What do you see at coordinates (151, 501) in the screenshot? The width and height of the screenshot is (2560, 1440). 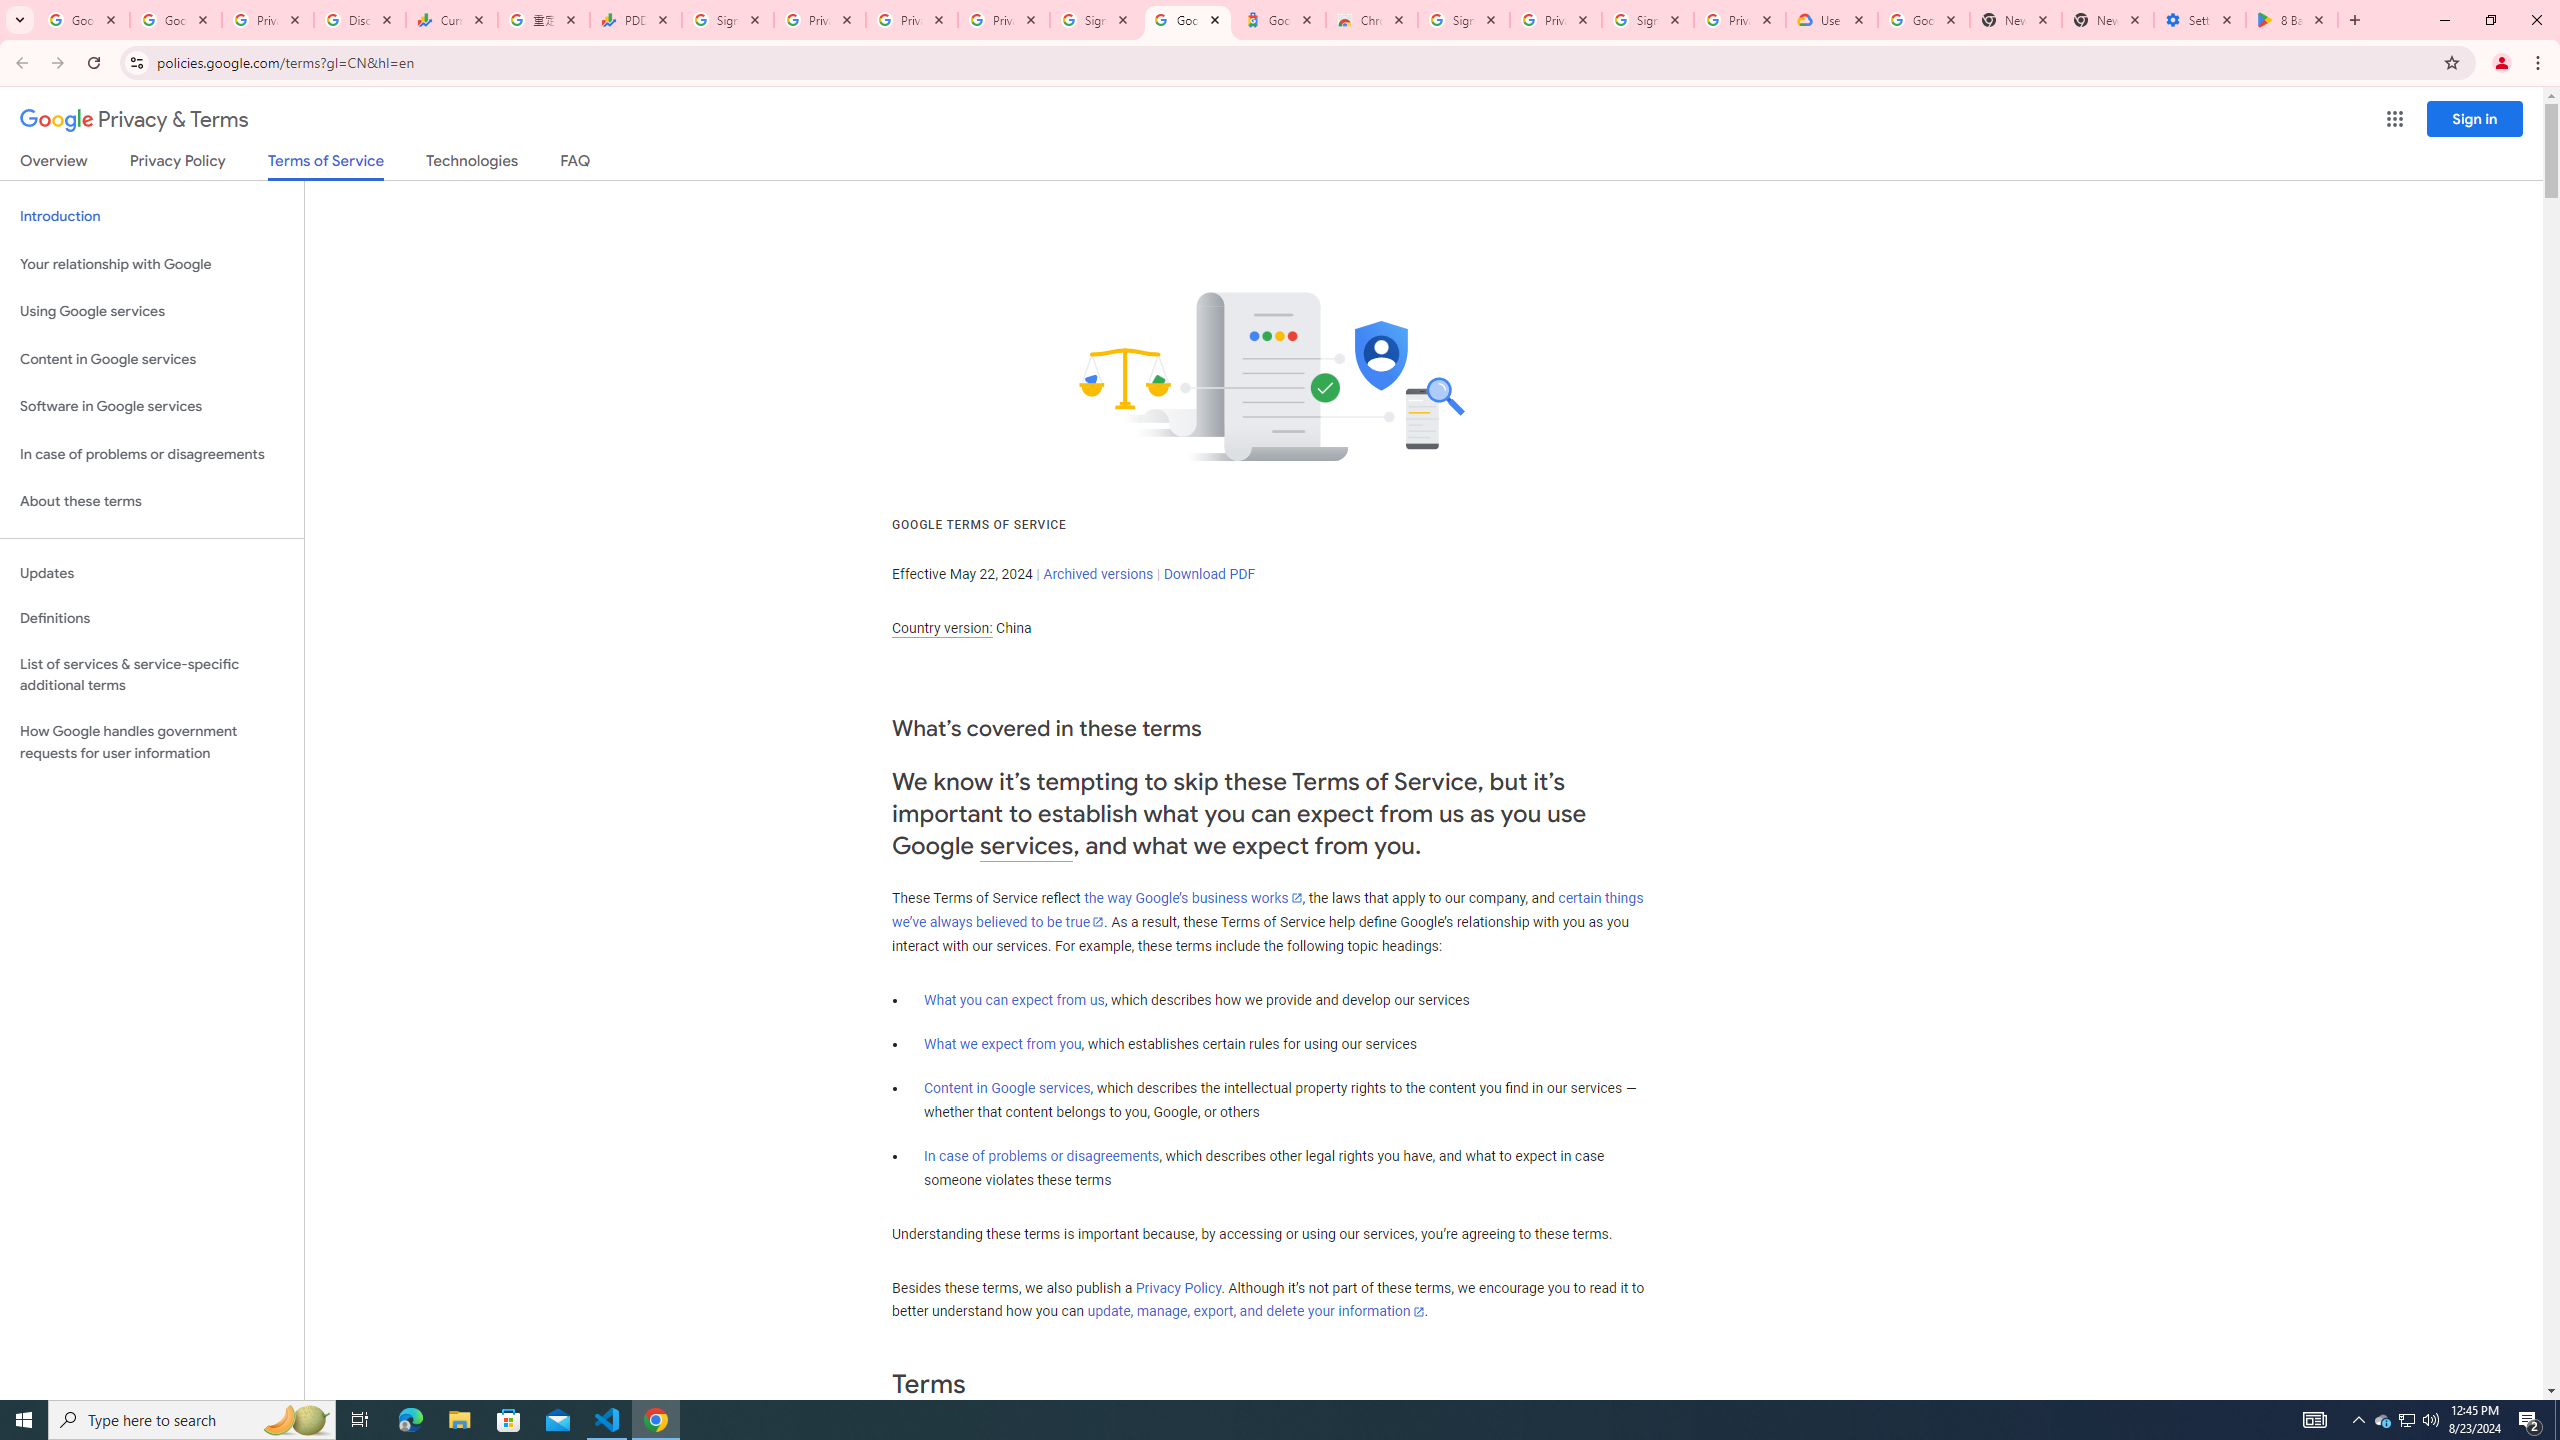 I see `'About these terms'` at bounding box center [151, 501].